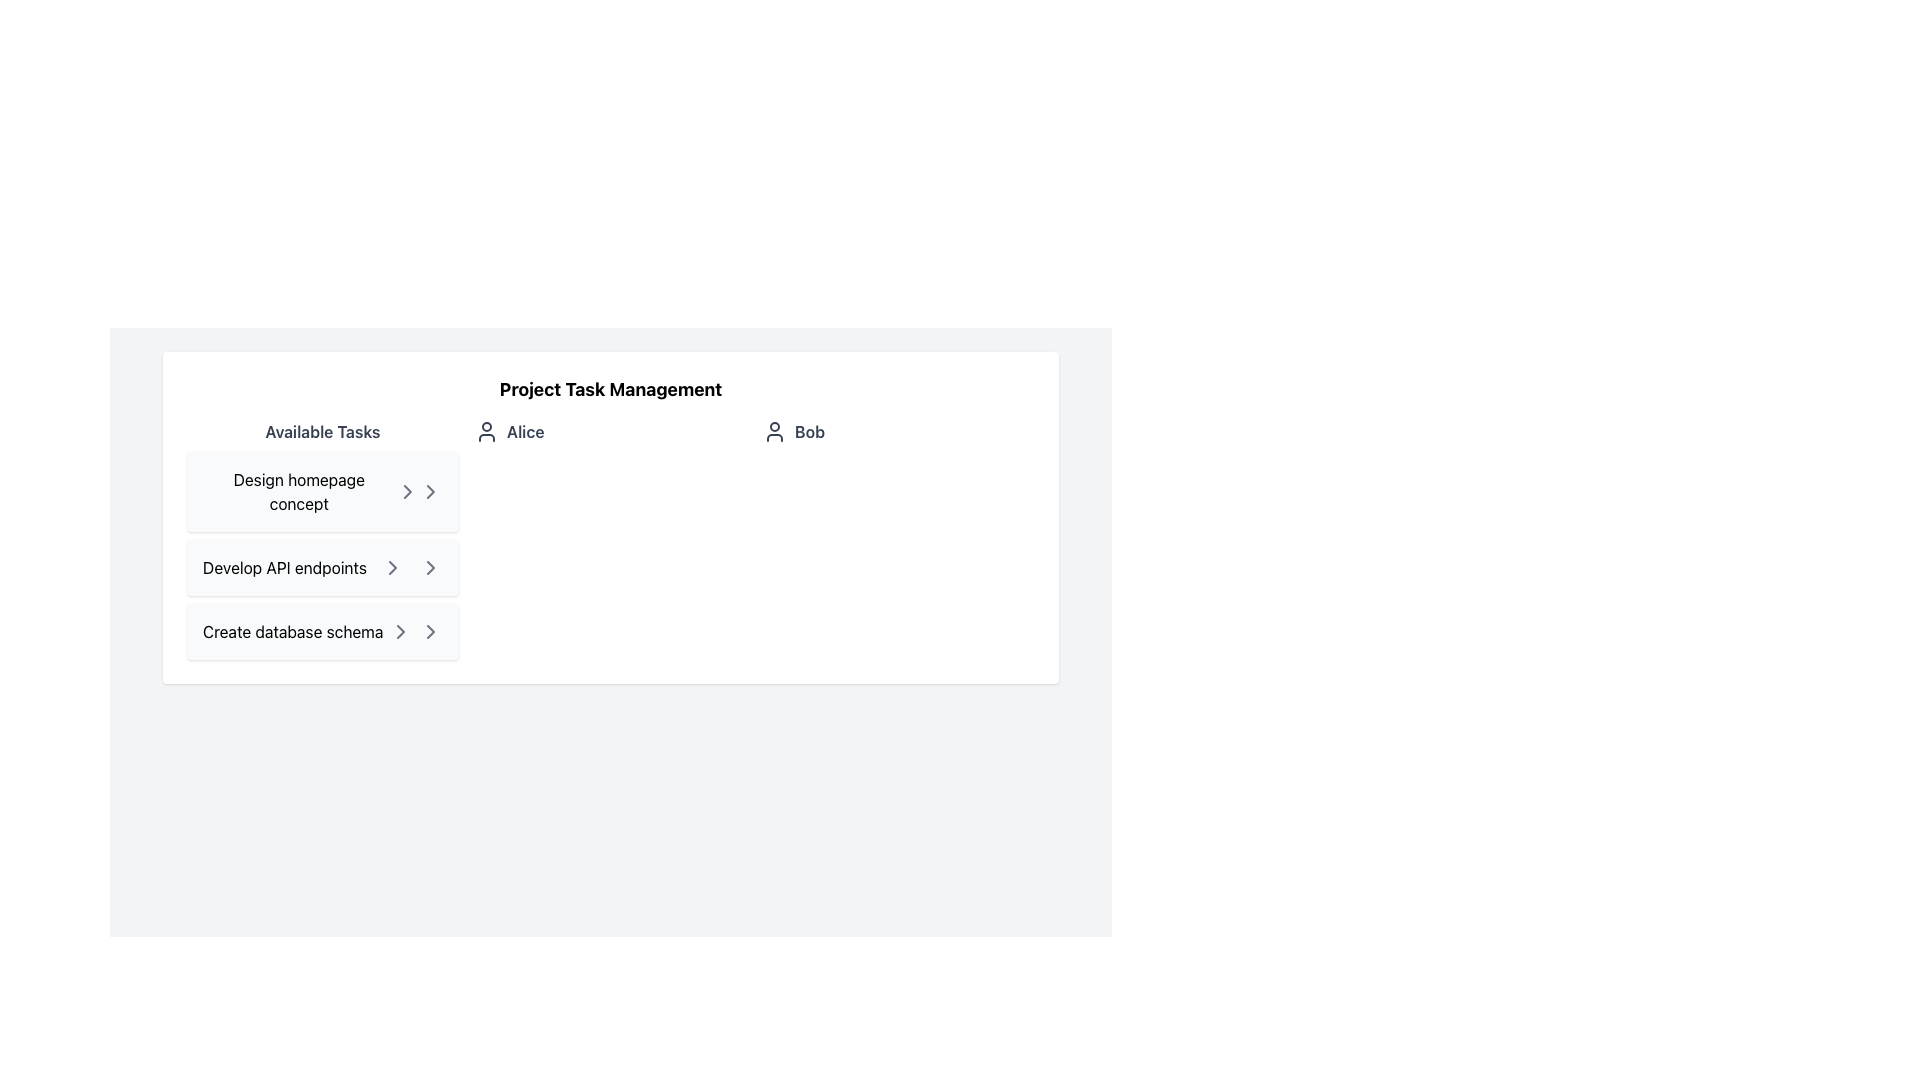 This screenshot has width=1920, height=1080. Describe the element at coordinates (400, 632) in the screenshot. I see `the first chevron icon located to the right of the text 'Create database schema' in the third row of the vertical list` at that location.